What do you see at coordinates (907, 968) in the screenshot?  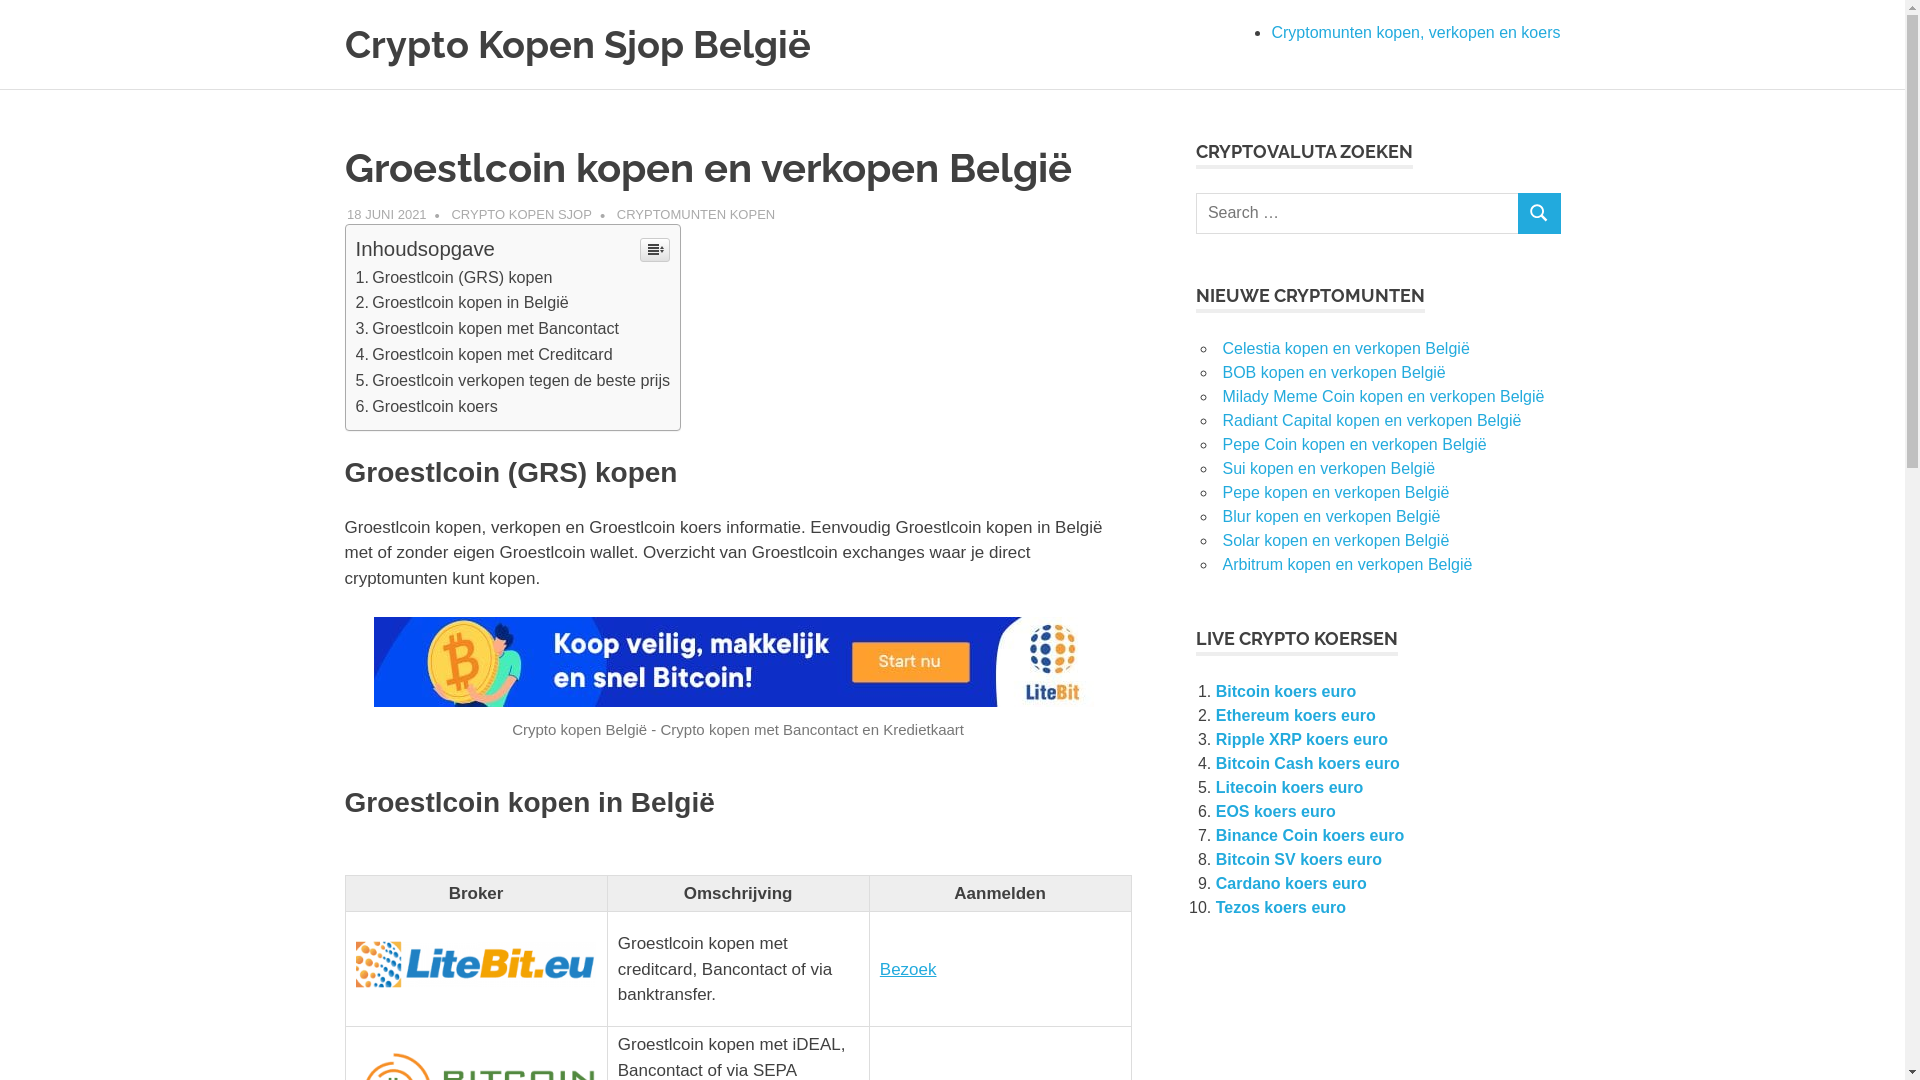 I see `'Bezoek'` at bounding box center [907, 968].